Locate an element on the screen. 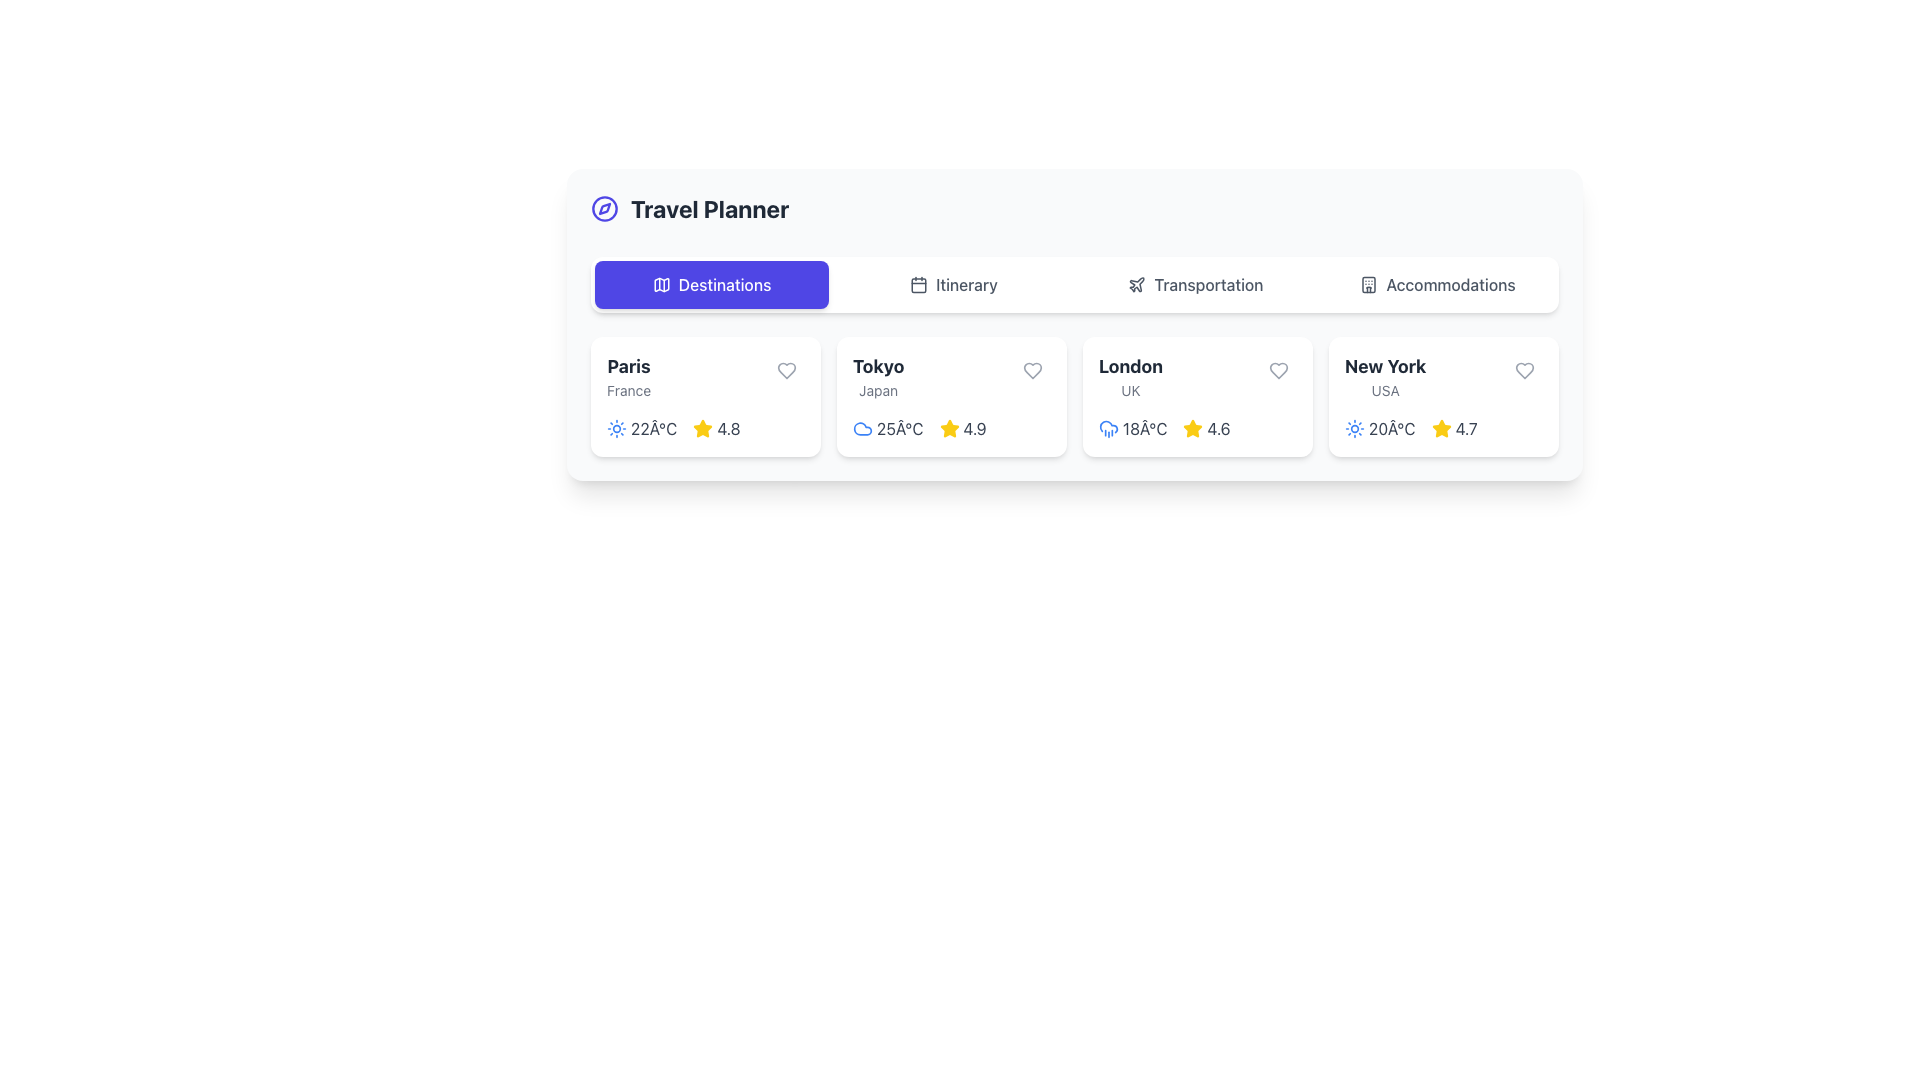 The width and height of the screenshot is (1920, 1080). the 'Tokyo' and 'Japan' text label located in the top-left section of the second destination card, which features bold and larger font for 'Tokyo' and lighter smaller font for 'Japan' is located at coordinates (878, 377).